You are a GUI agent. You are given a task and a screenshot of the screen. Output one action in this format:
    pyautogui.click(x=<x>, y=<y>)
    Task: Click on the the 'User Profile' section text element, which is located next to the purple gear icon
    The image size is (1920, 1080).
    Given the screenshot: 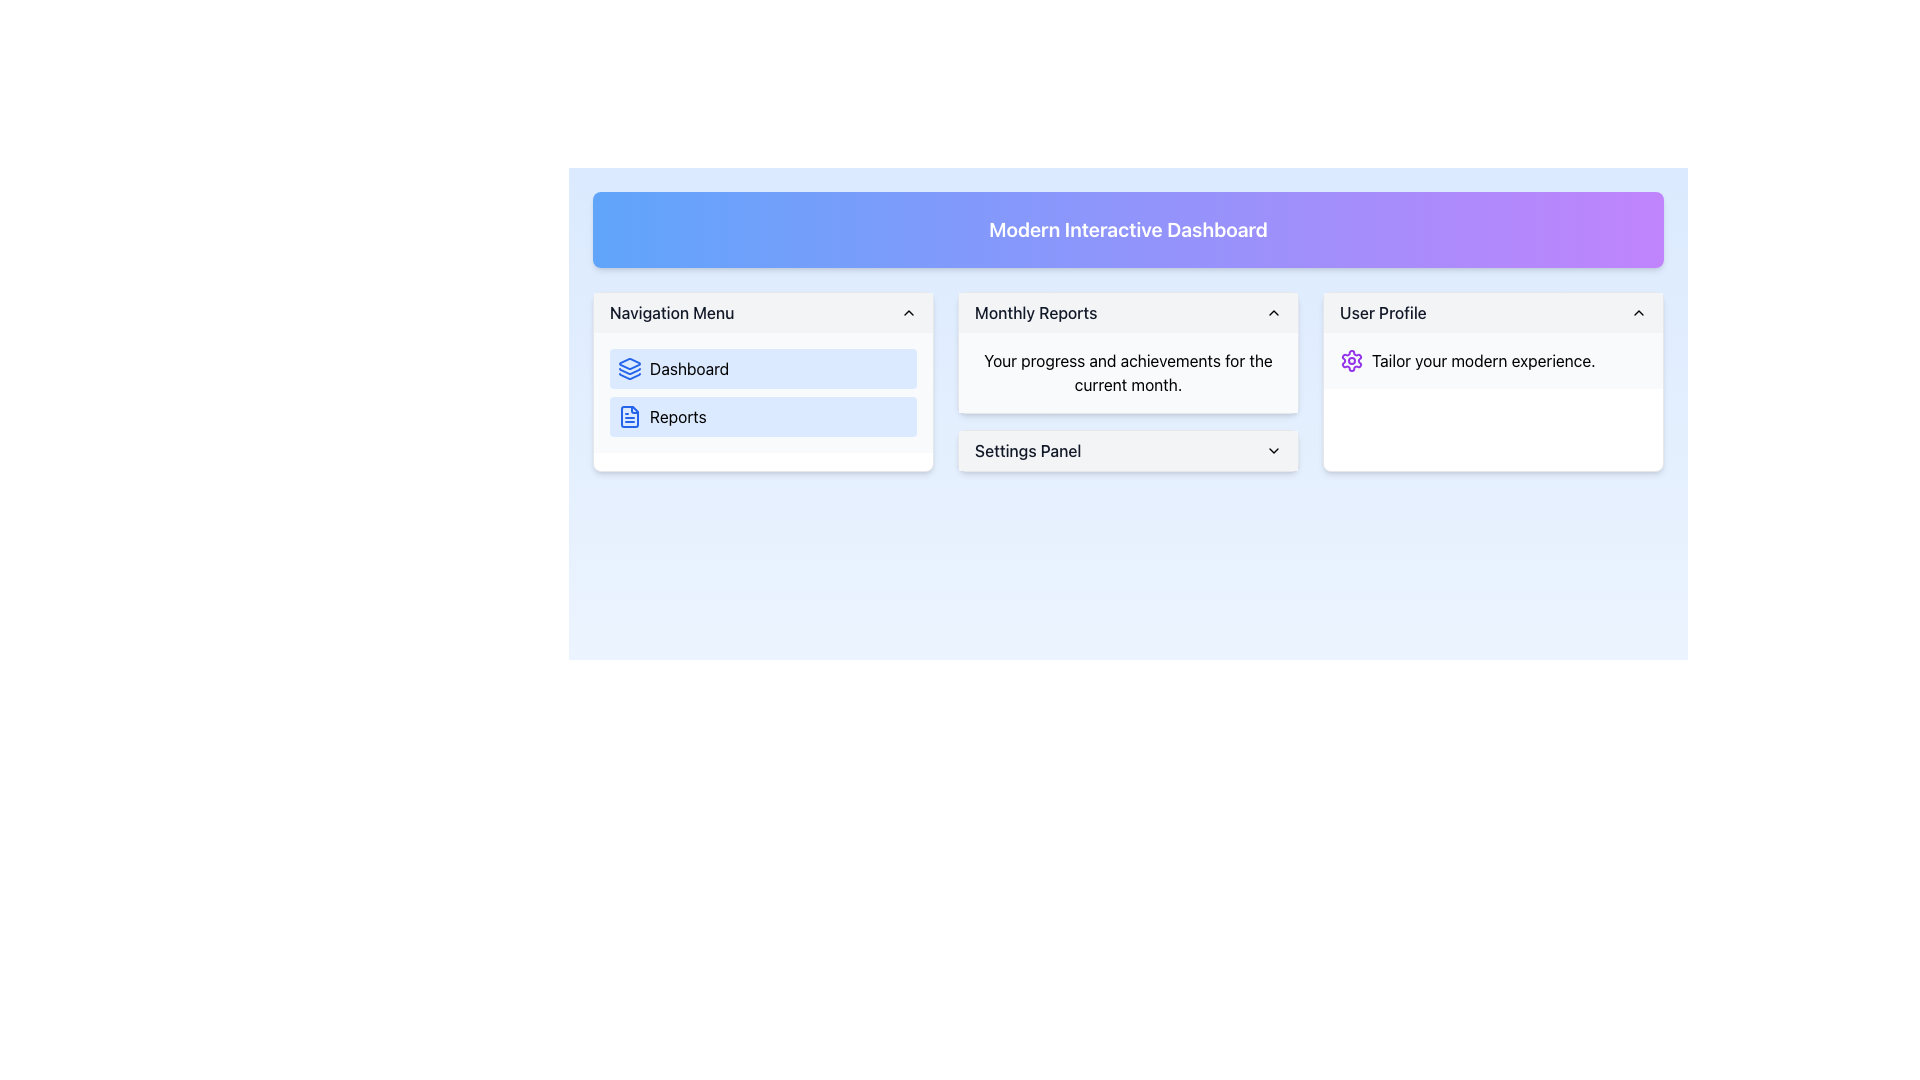 What is the action you would take?
    pyautogui.click(x=1493, y=361)
    